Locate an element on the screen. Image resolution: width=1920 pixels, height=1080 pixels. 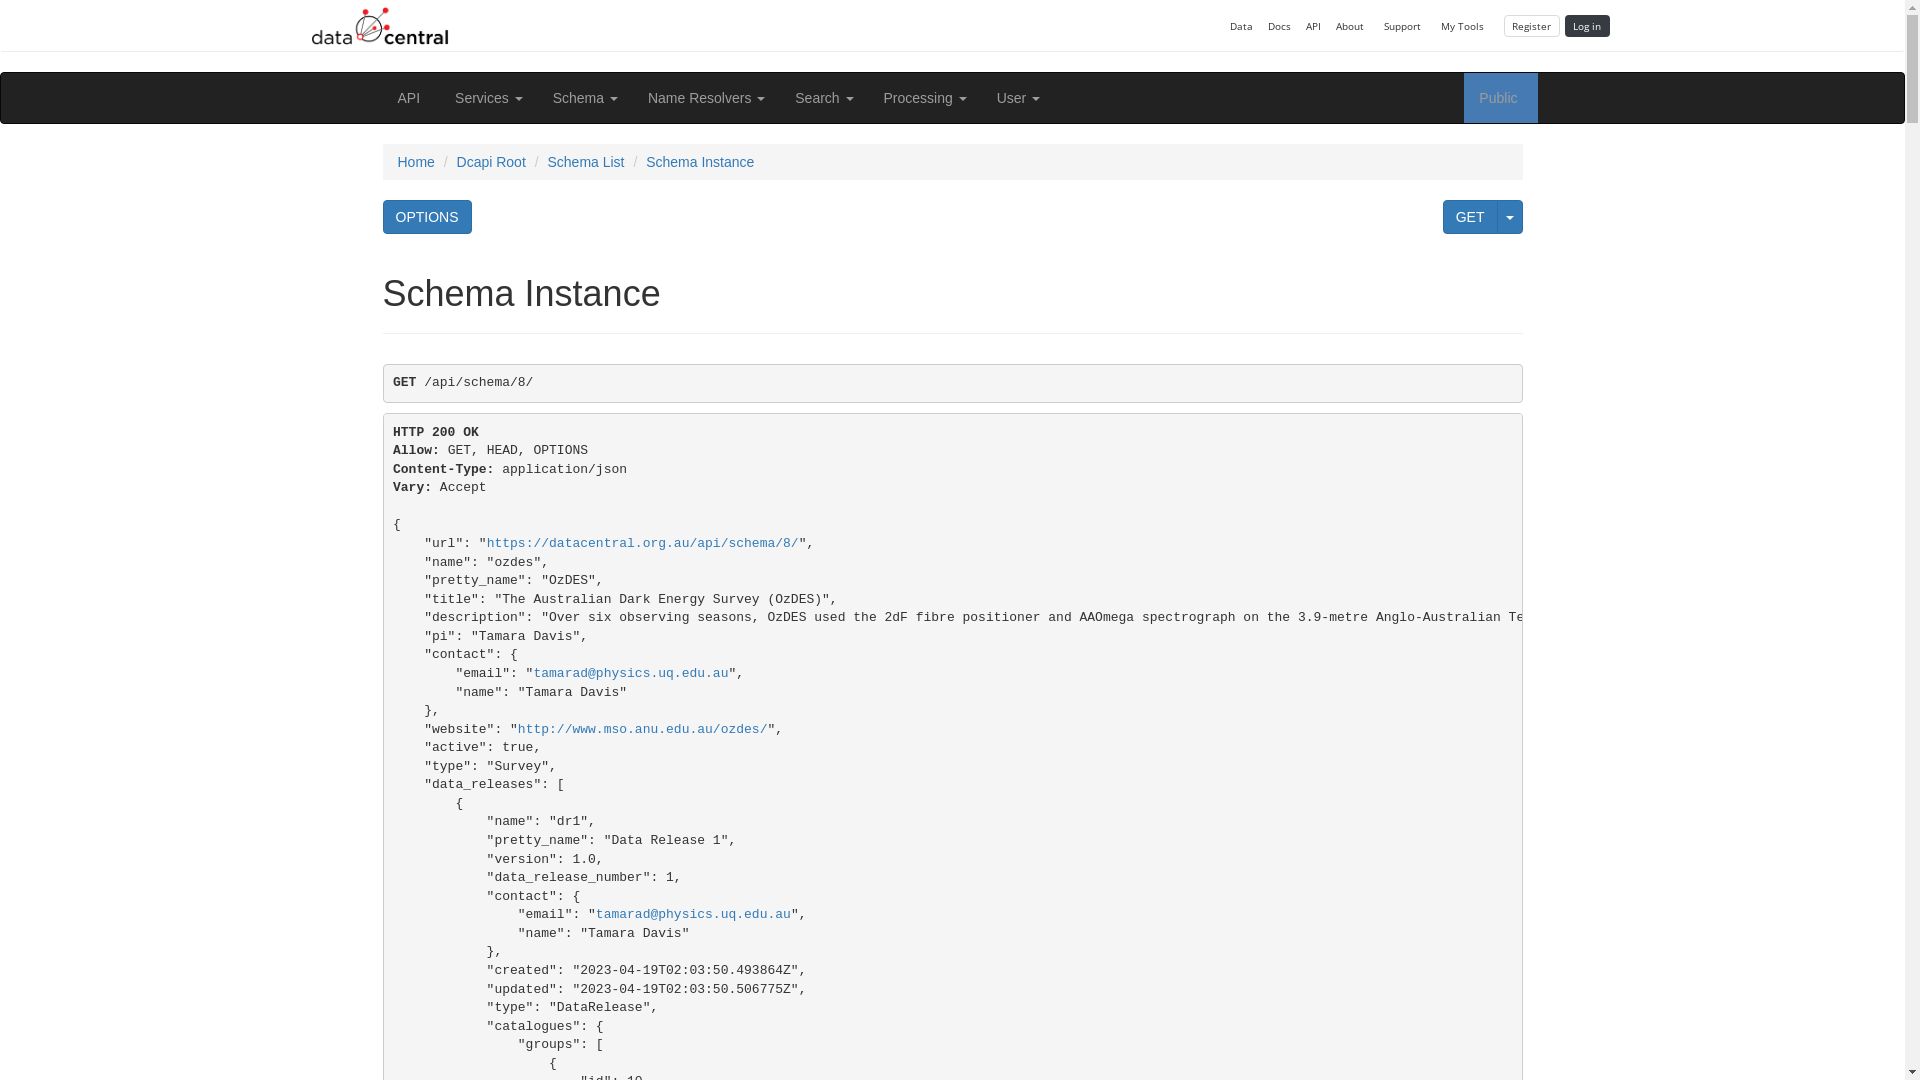
'User' is located at coordinates (1018, 97).